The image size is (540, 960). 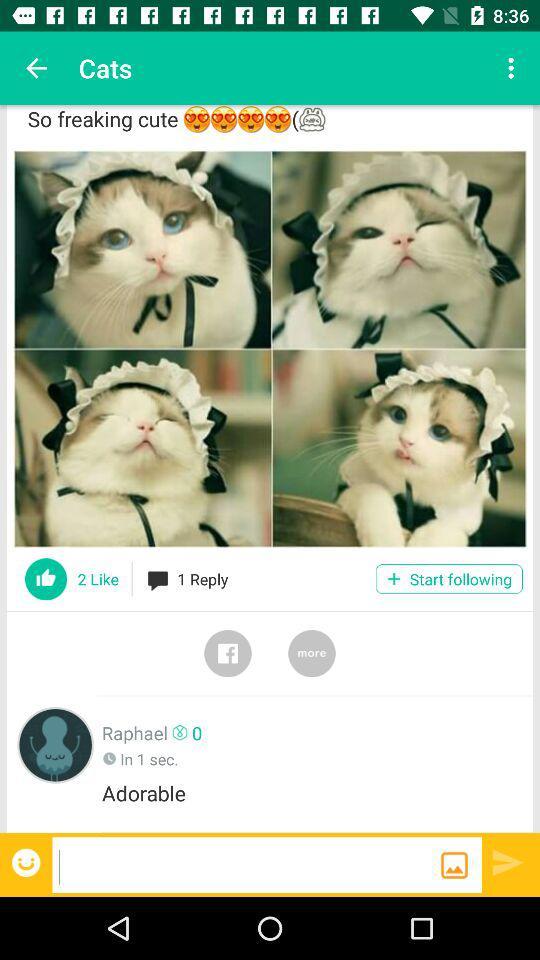 I want to click on person 's profile, so click(x=55, y=744).